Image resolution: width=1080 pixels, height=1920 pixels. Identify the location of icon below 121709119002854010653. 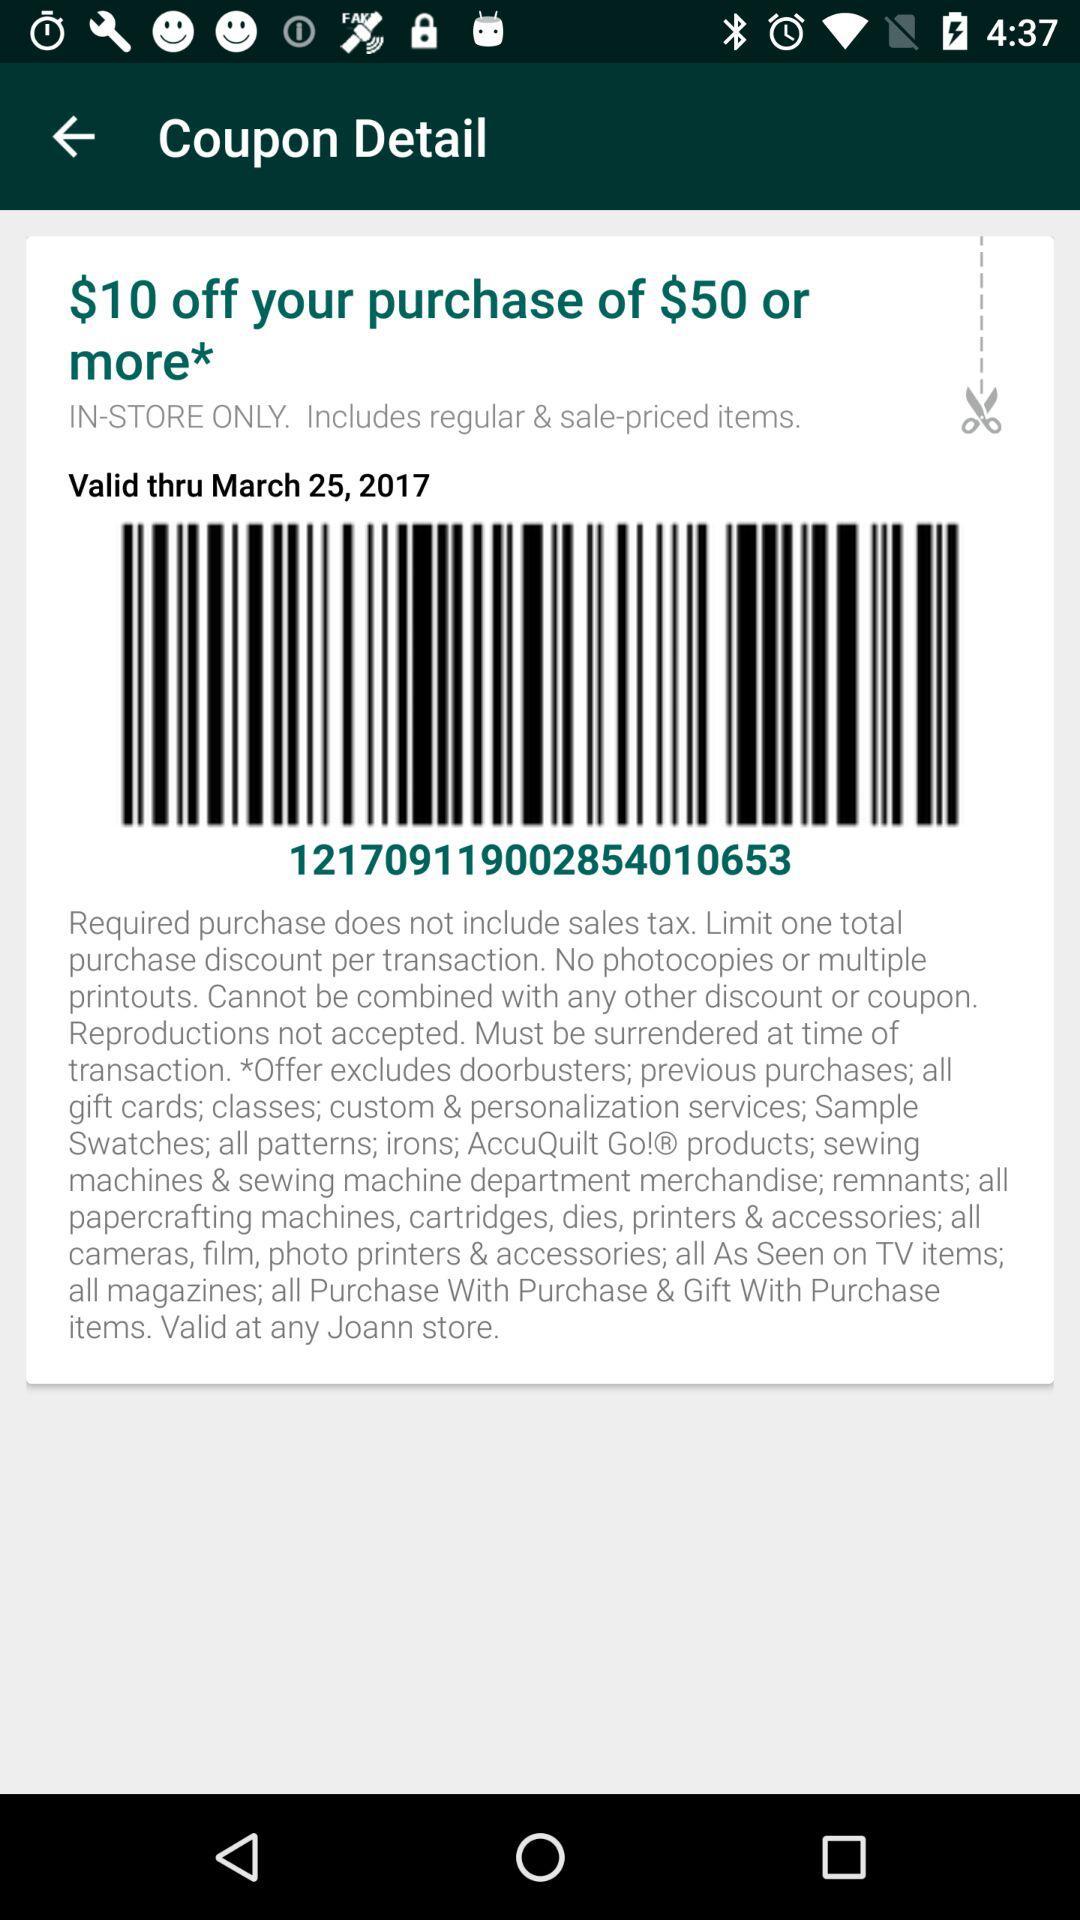
(540, 1135).